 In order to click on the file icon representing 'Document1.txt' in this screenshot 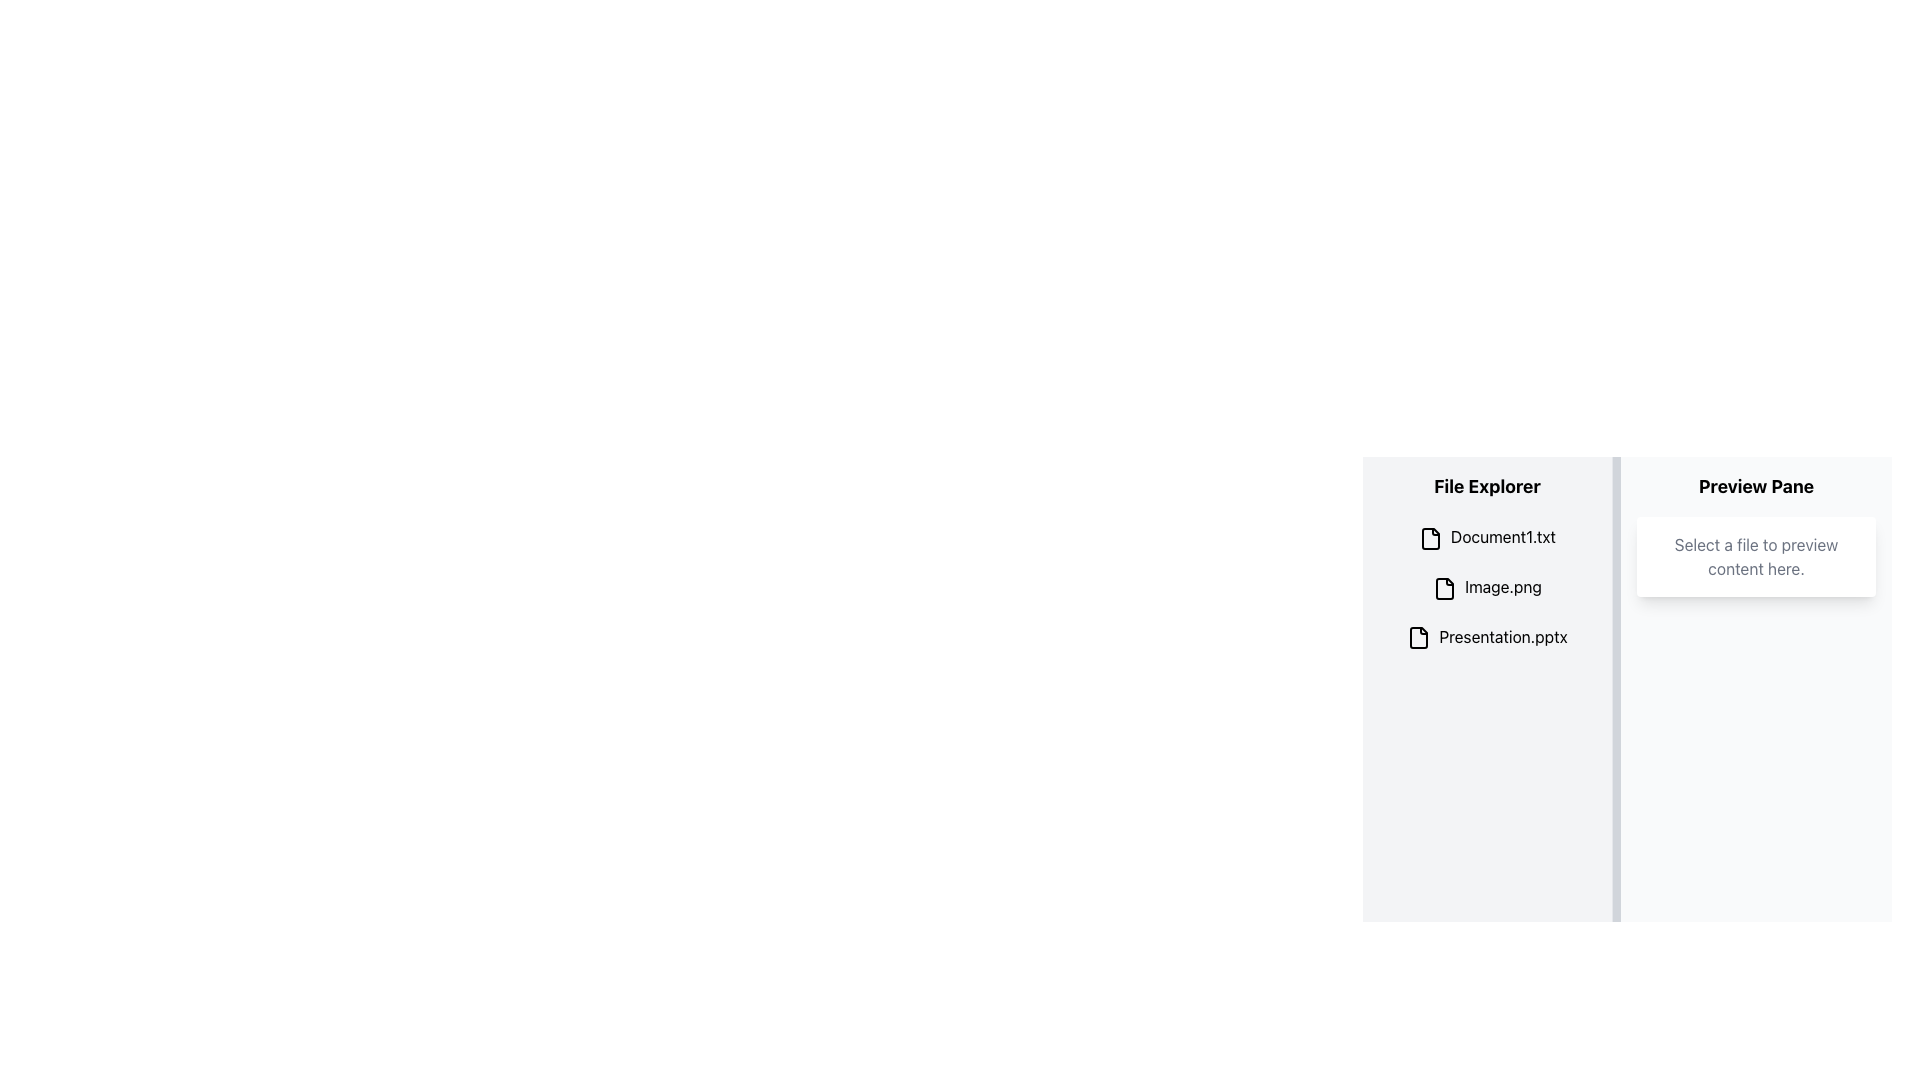, I will do `click(1429, 536)`.